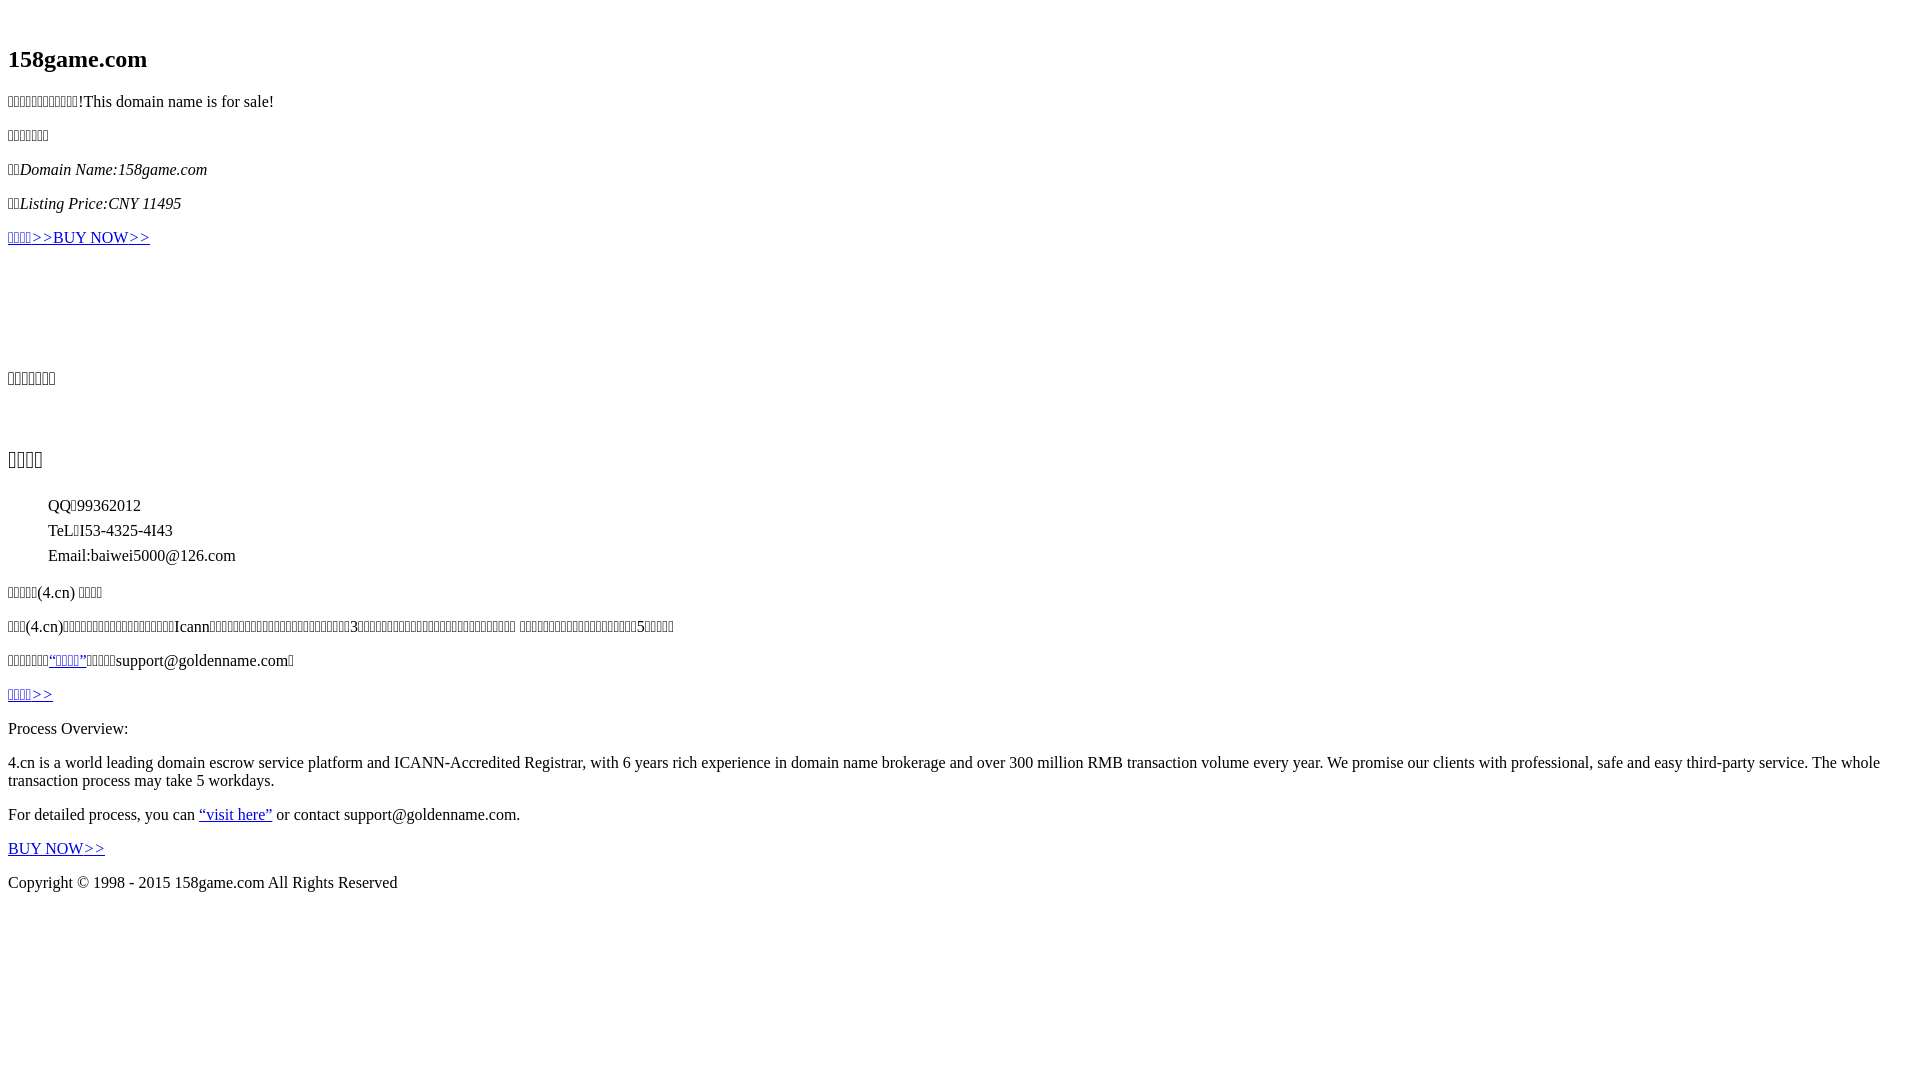  I want to click on 'BUY NOW>>', so click(56, 848).